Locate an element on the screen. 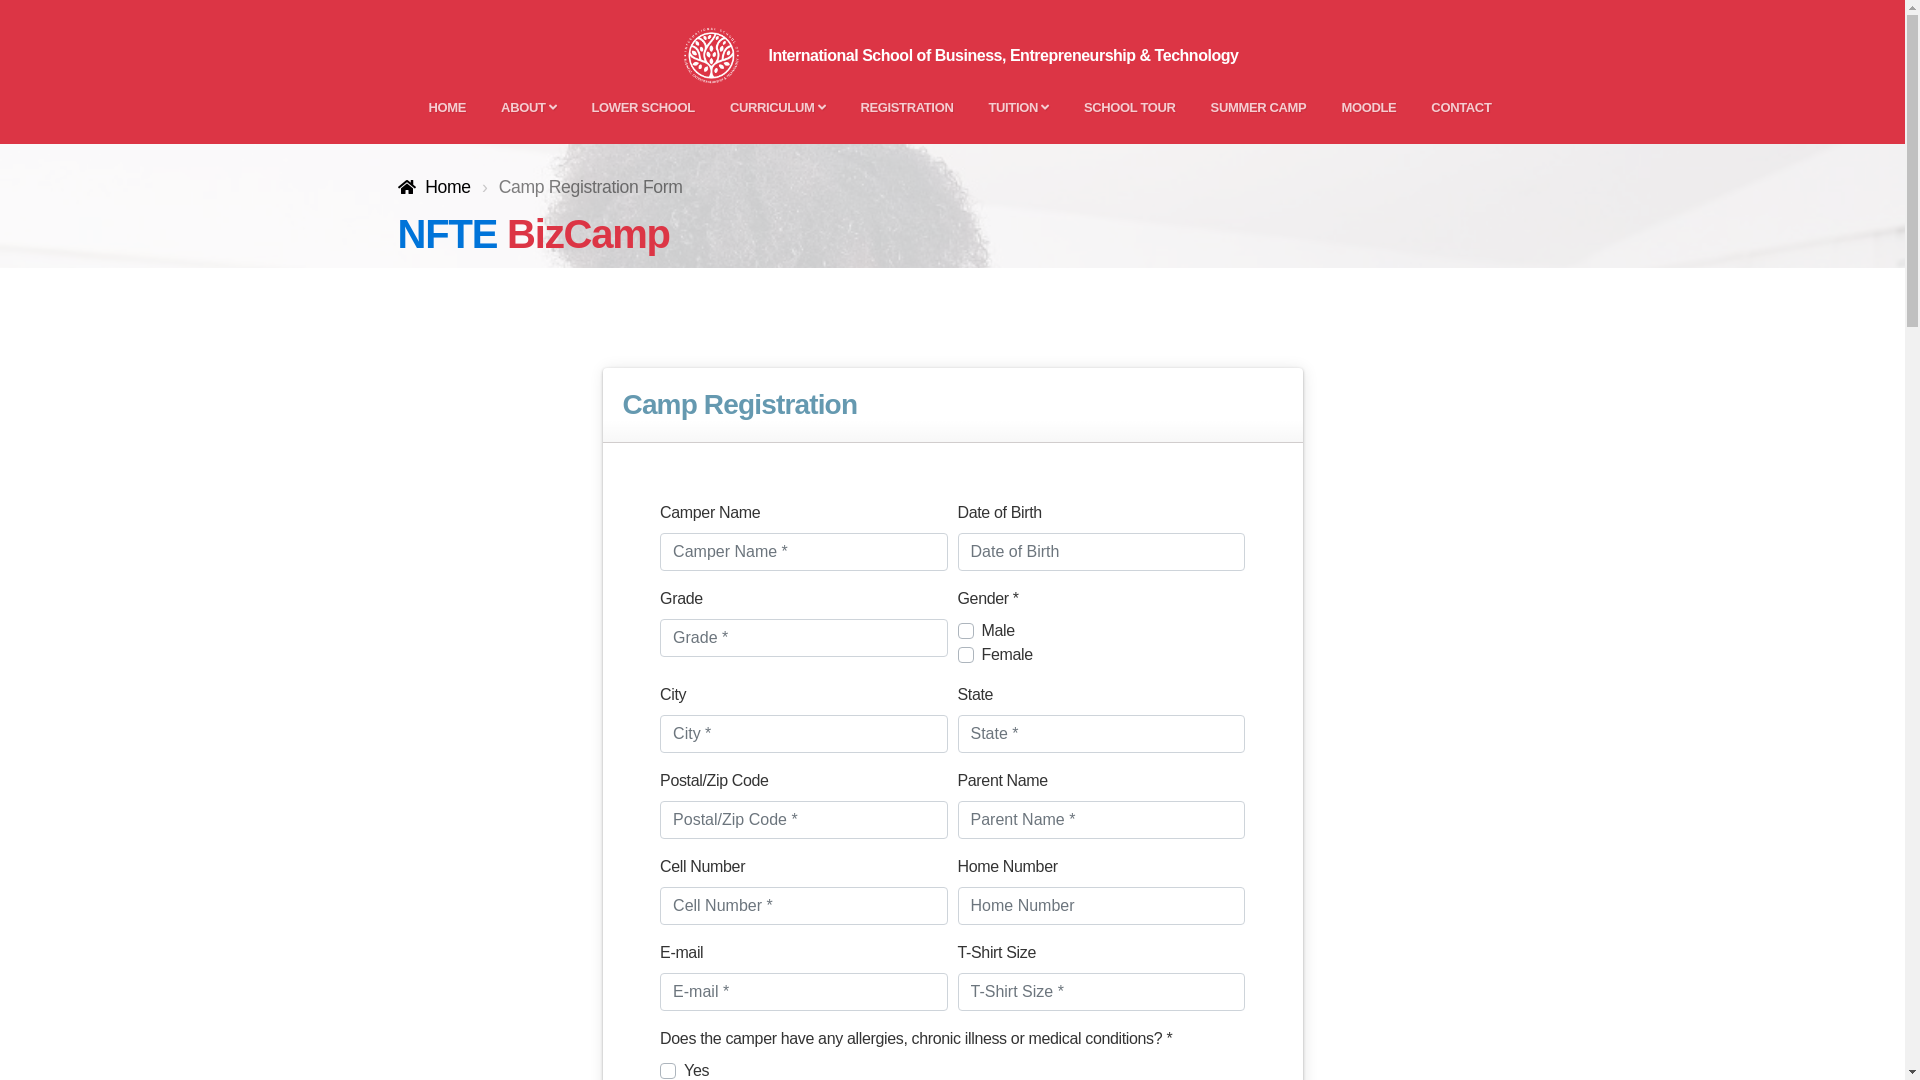  'TUITION' is located at coordinates (1017, 107).